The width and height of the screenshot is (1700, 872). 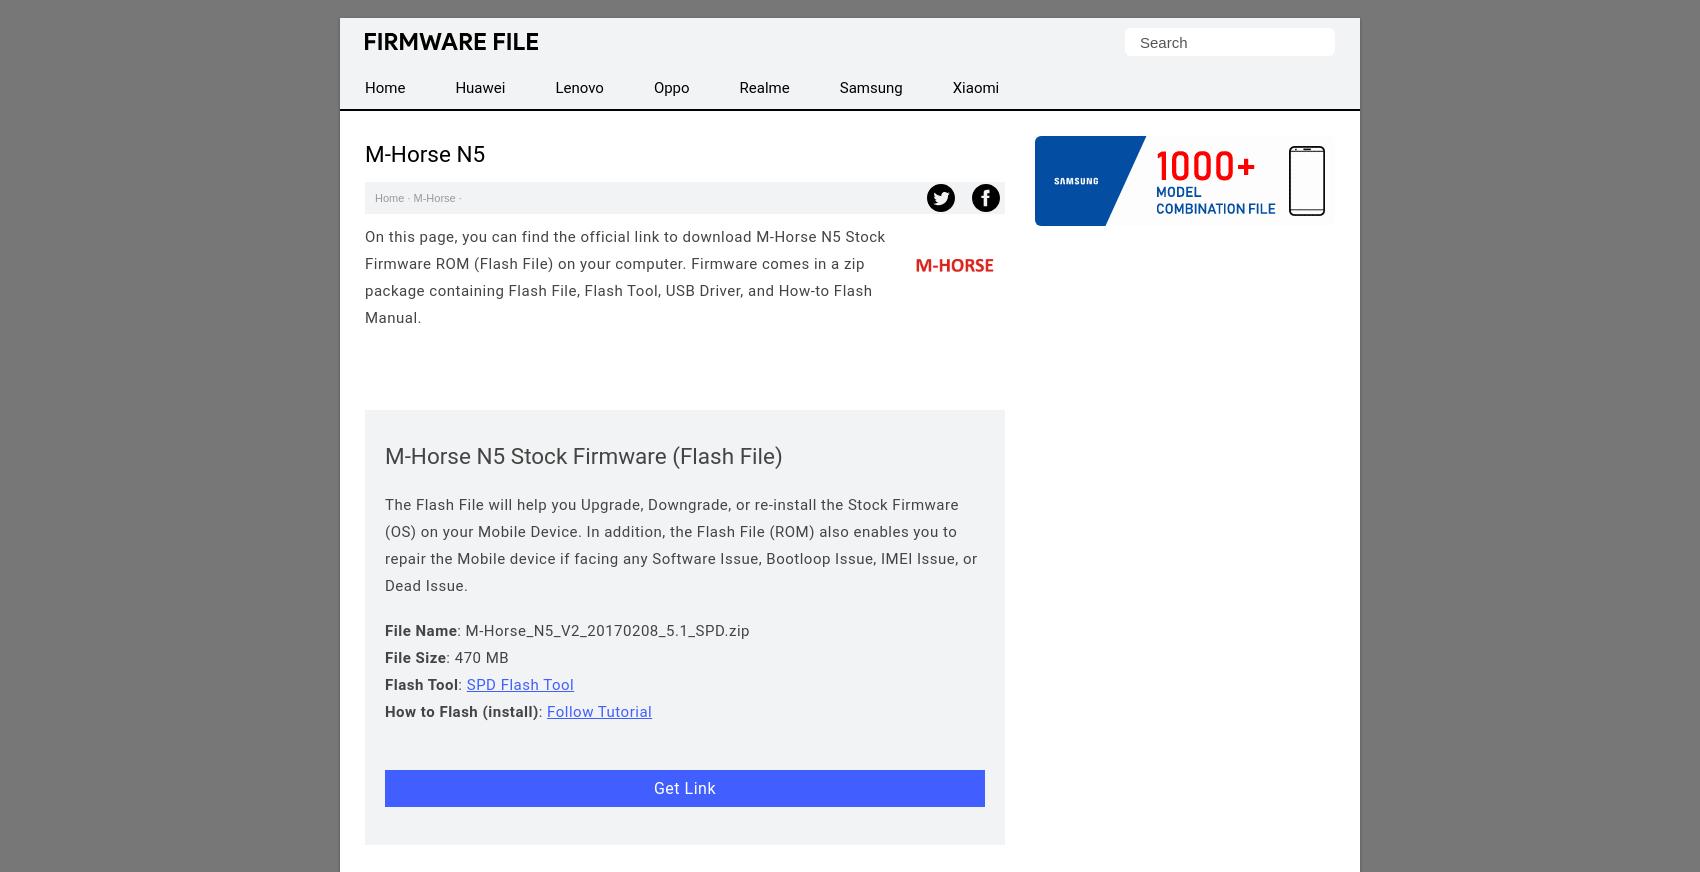 What do you see at coordinates (520, 684) in the screenshot?
I see `'SPD Flash Tool'` at bounding box center [520, 684].